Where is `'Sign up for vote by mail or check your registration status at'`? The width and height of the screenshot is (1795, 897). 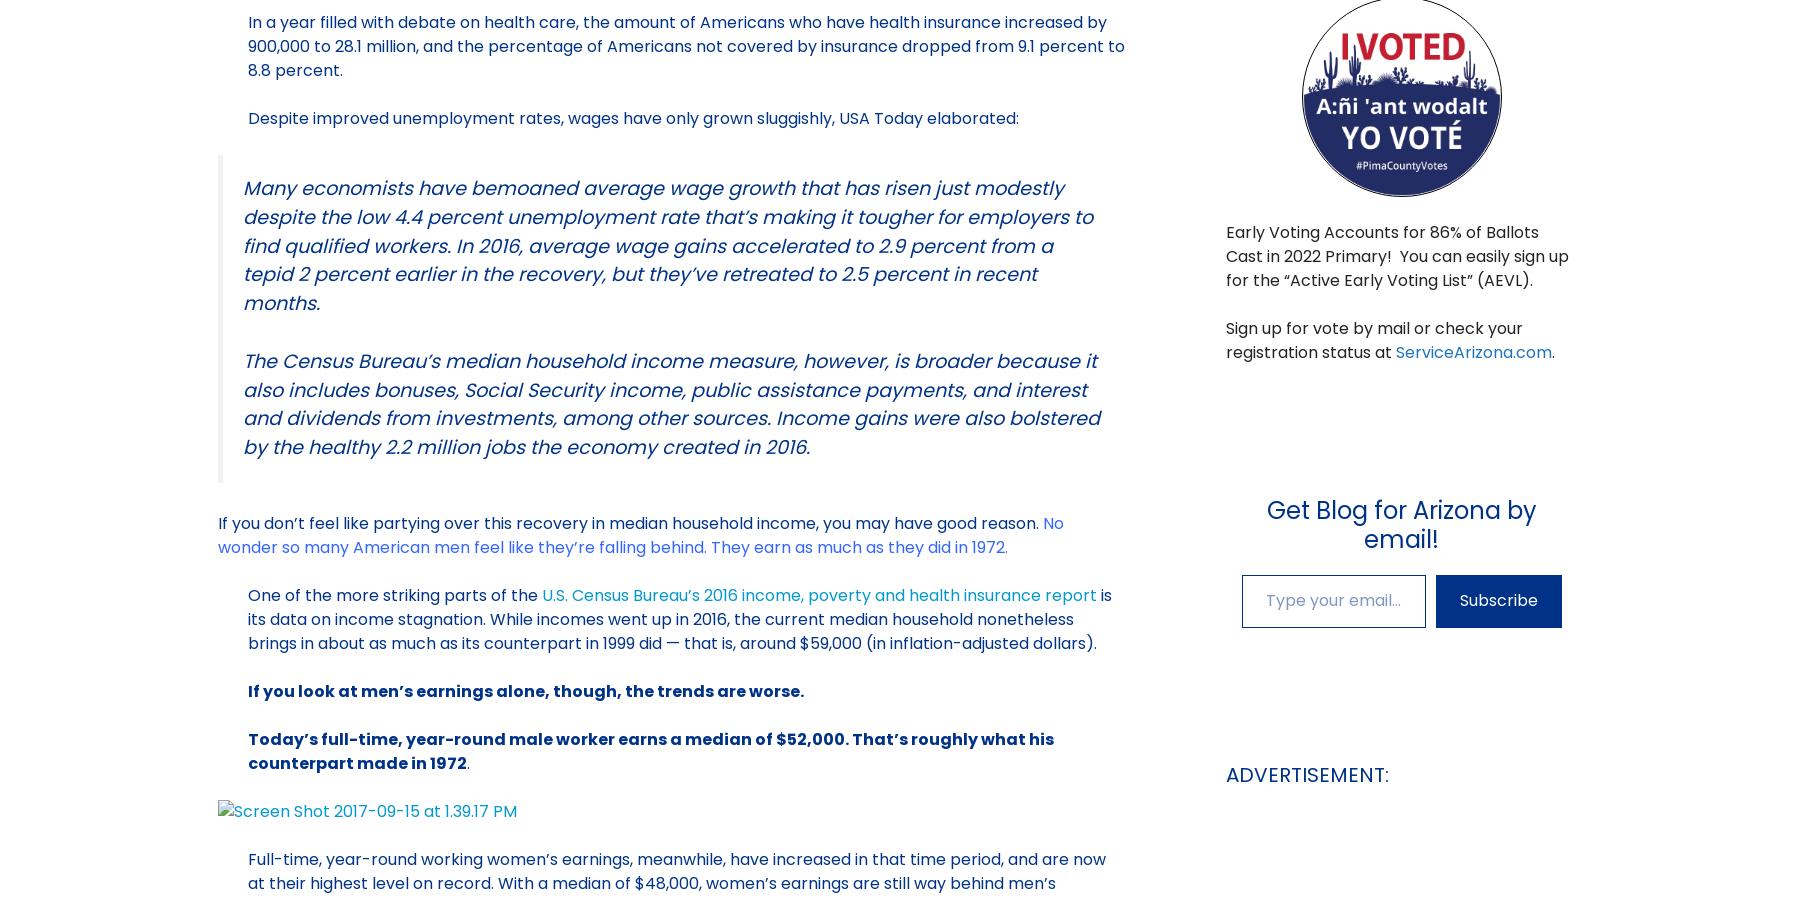
'Sign up for vote by mail or check your registration status at' is located at coordinates (1224, 339).